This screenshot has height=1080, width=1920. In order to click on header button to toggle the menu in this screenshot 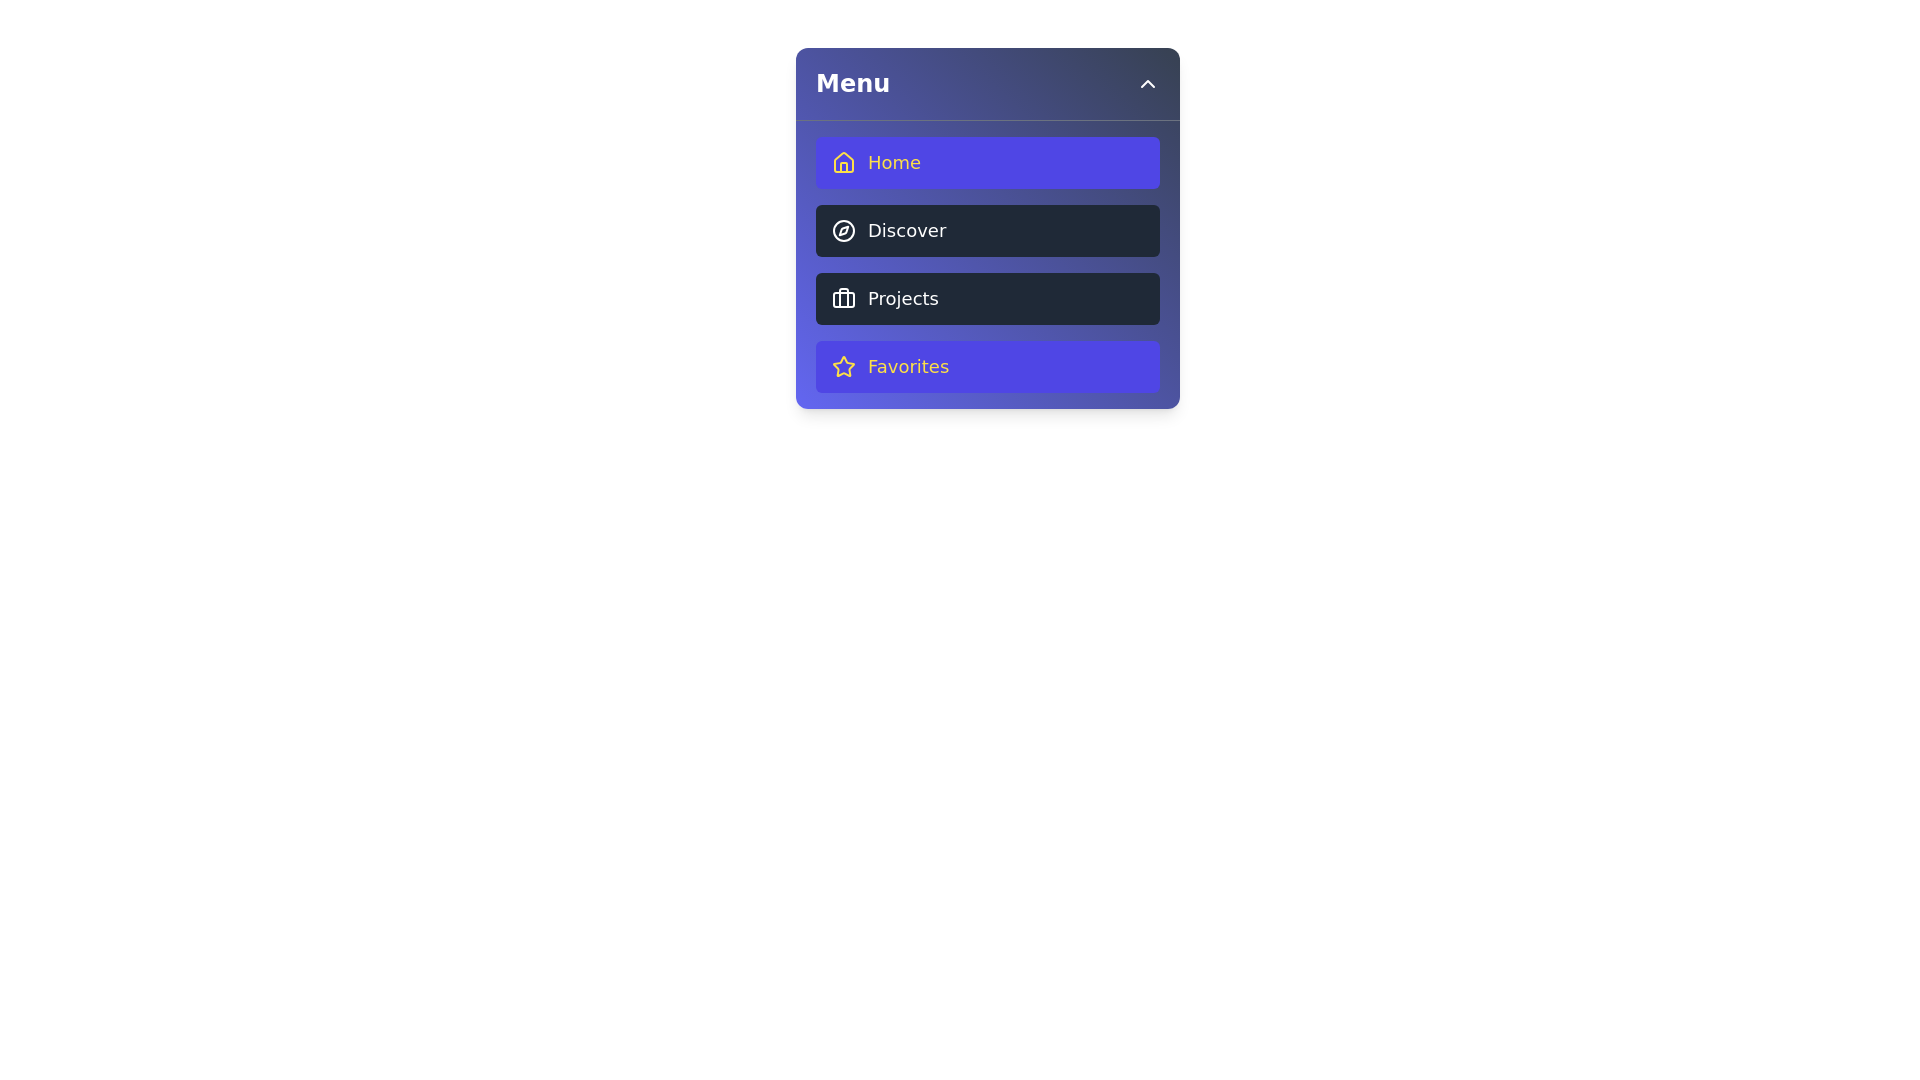, I will do `click(1147, 83)`.